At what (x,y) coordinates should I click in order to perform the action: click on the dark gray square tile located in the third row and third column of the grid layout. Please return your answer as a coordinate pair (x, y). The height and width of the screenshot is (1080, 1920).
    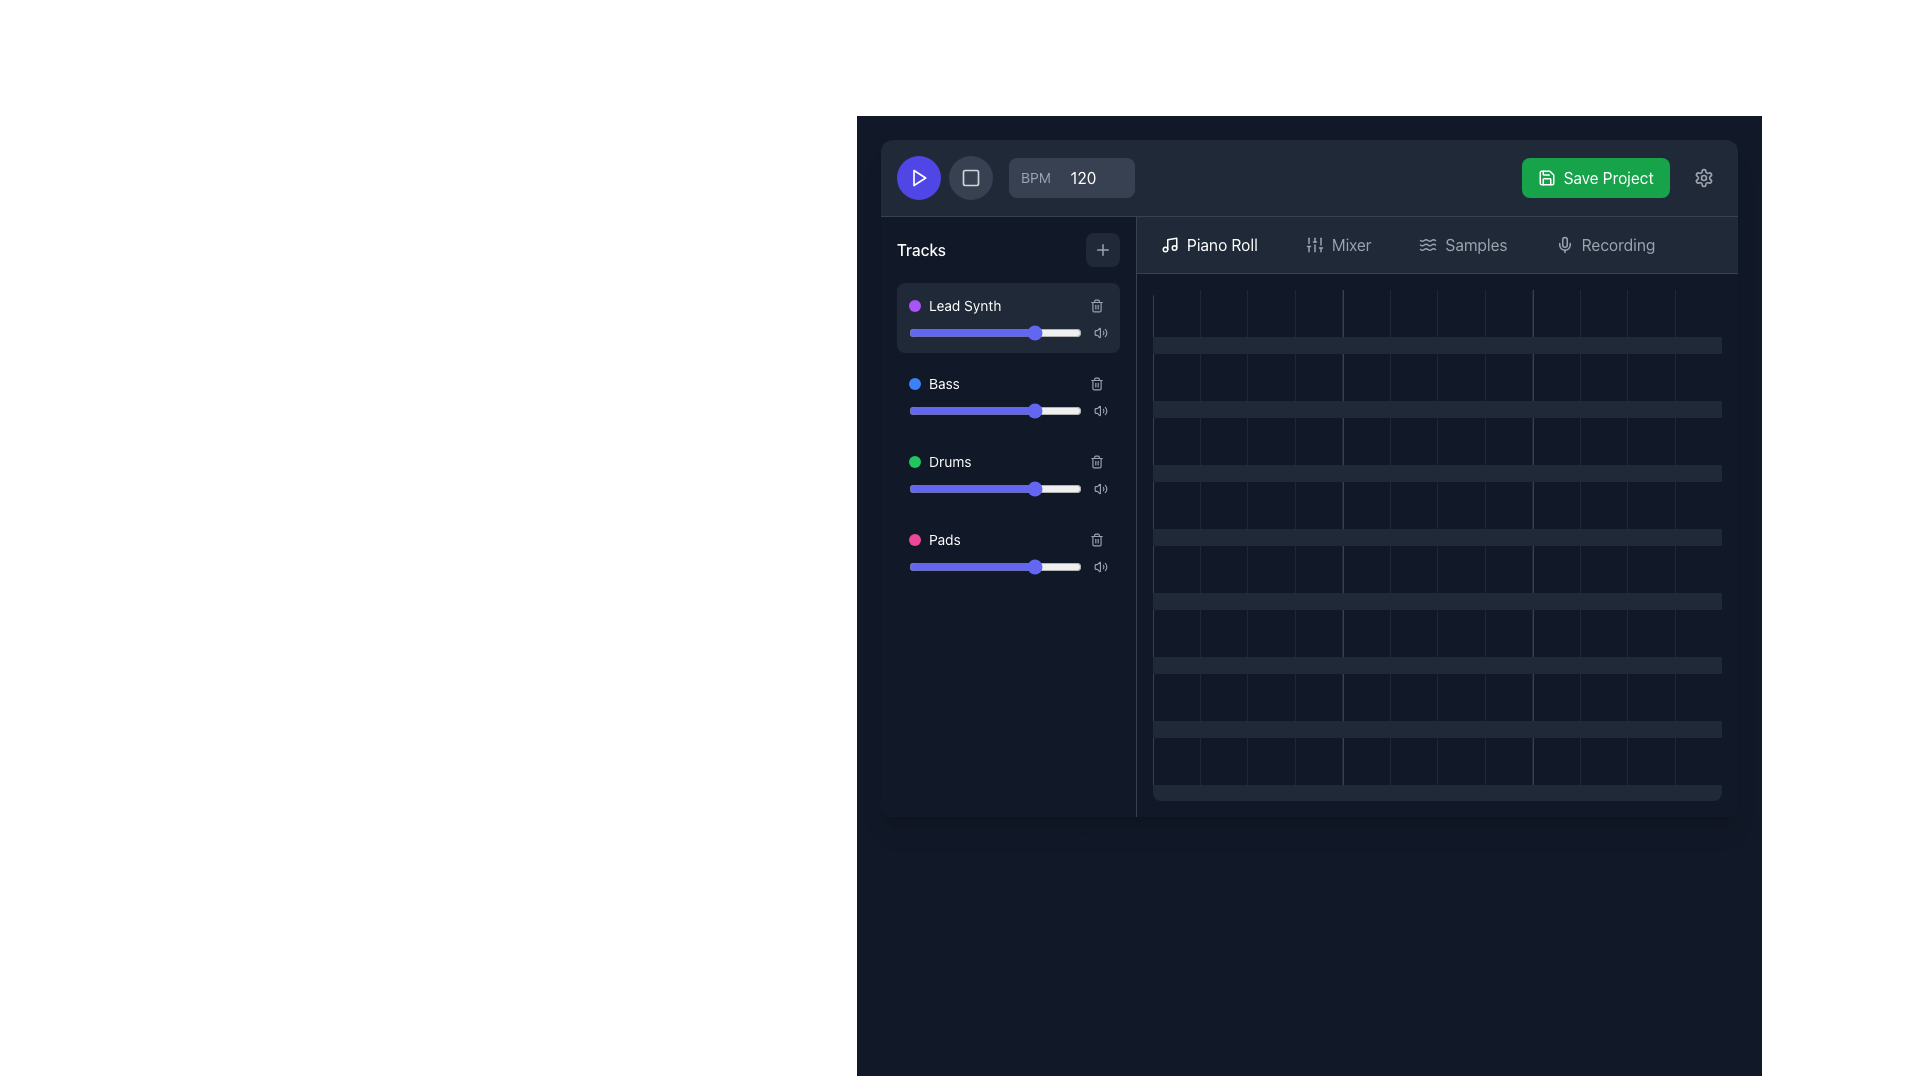
    Looking at the image, I should click on (1270, 504).